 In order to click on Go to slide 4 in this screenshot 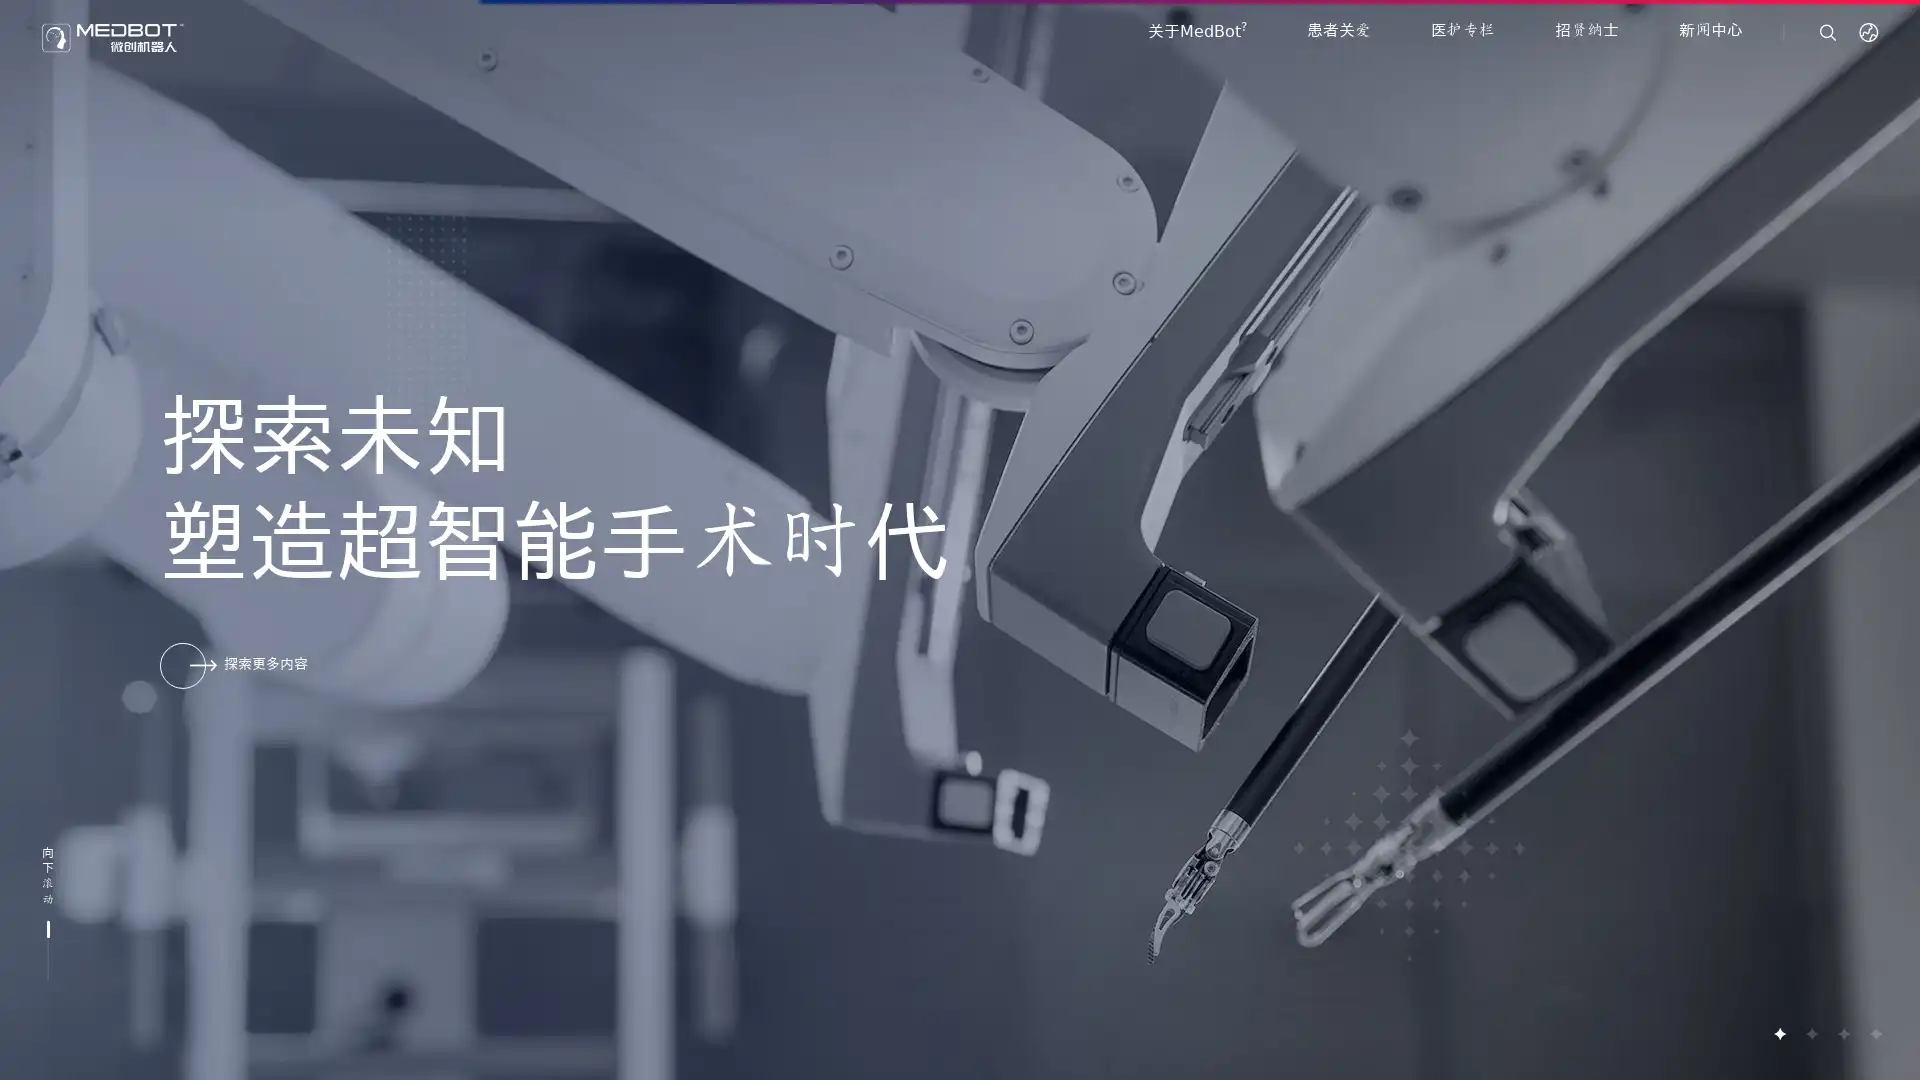, I will do `click(1874, 1033)`.